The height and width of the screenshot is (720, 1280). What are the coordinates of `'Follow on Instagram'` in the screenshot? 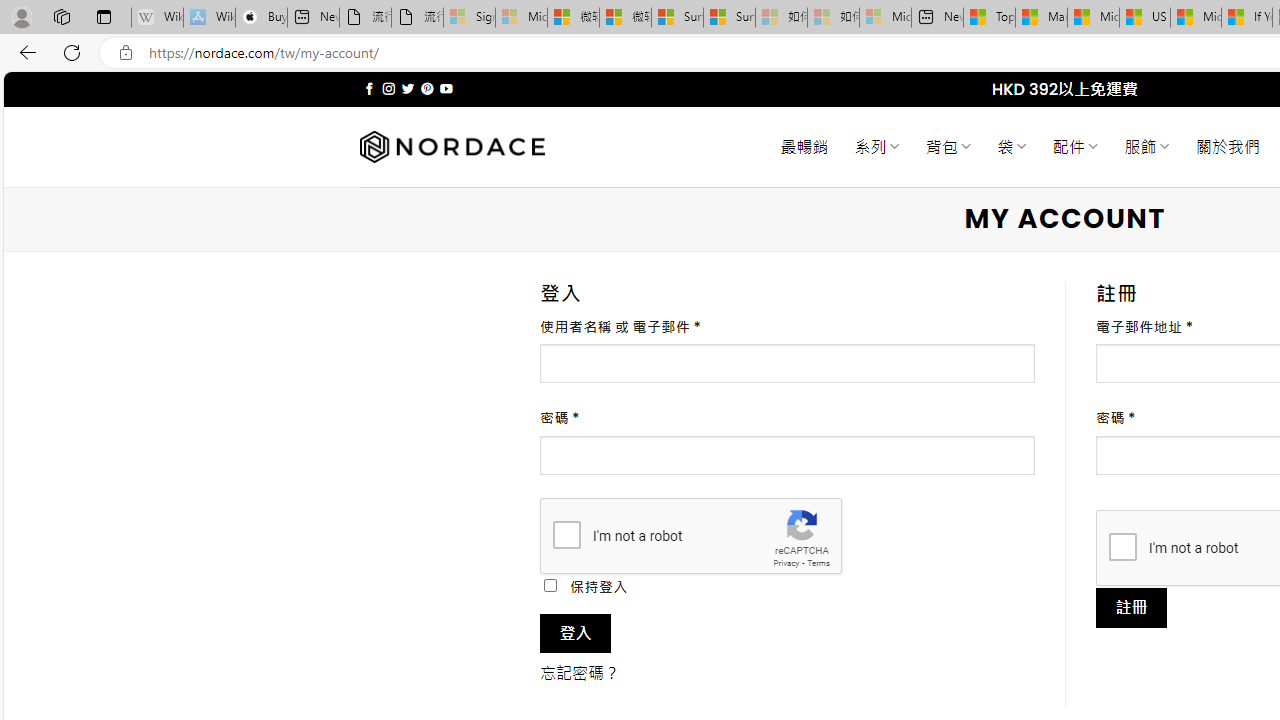 It's located at (388, 88).